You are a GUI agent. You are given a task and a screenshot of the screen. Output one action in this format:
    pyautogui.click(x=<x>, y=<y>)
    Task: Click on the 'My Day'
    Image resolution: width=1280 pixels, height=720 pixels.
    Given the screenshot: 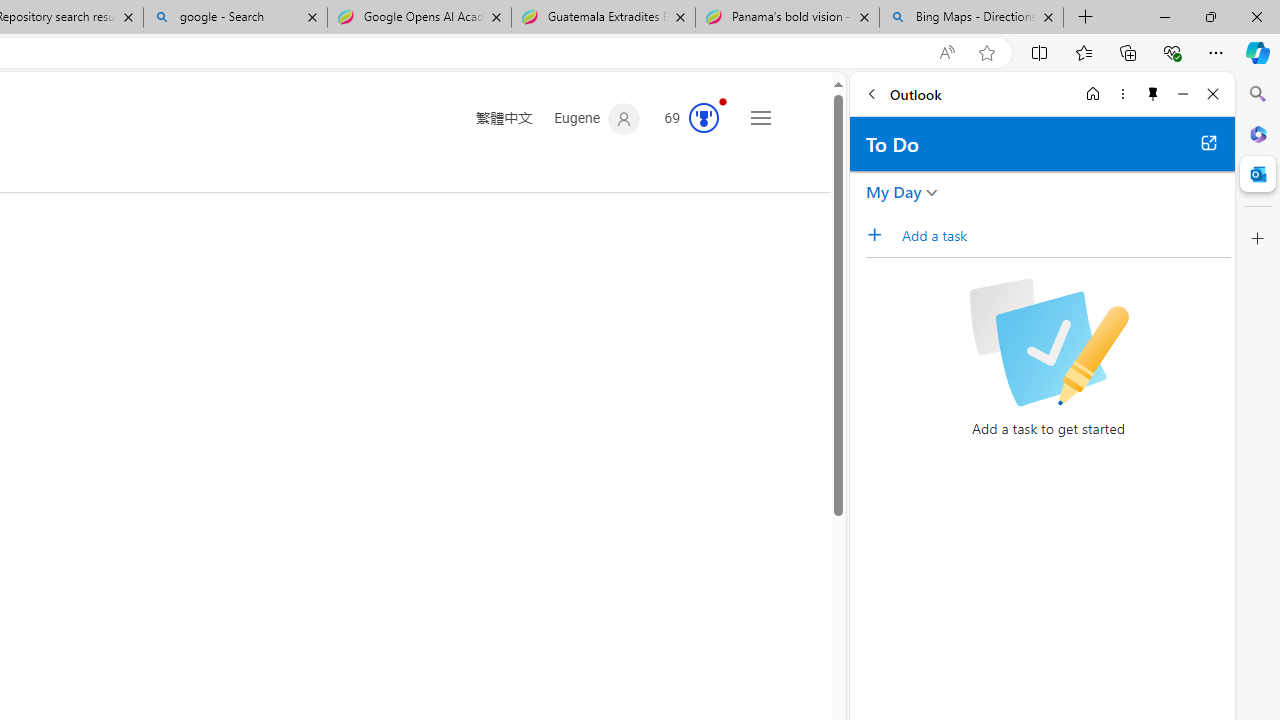 What is the action you would take?
    pyautogui.click(x=893, y=191)
    